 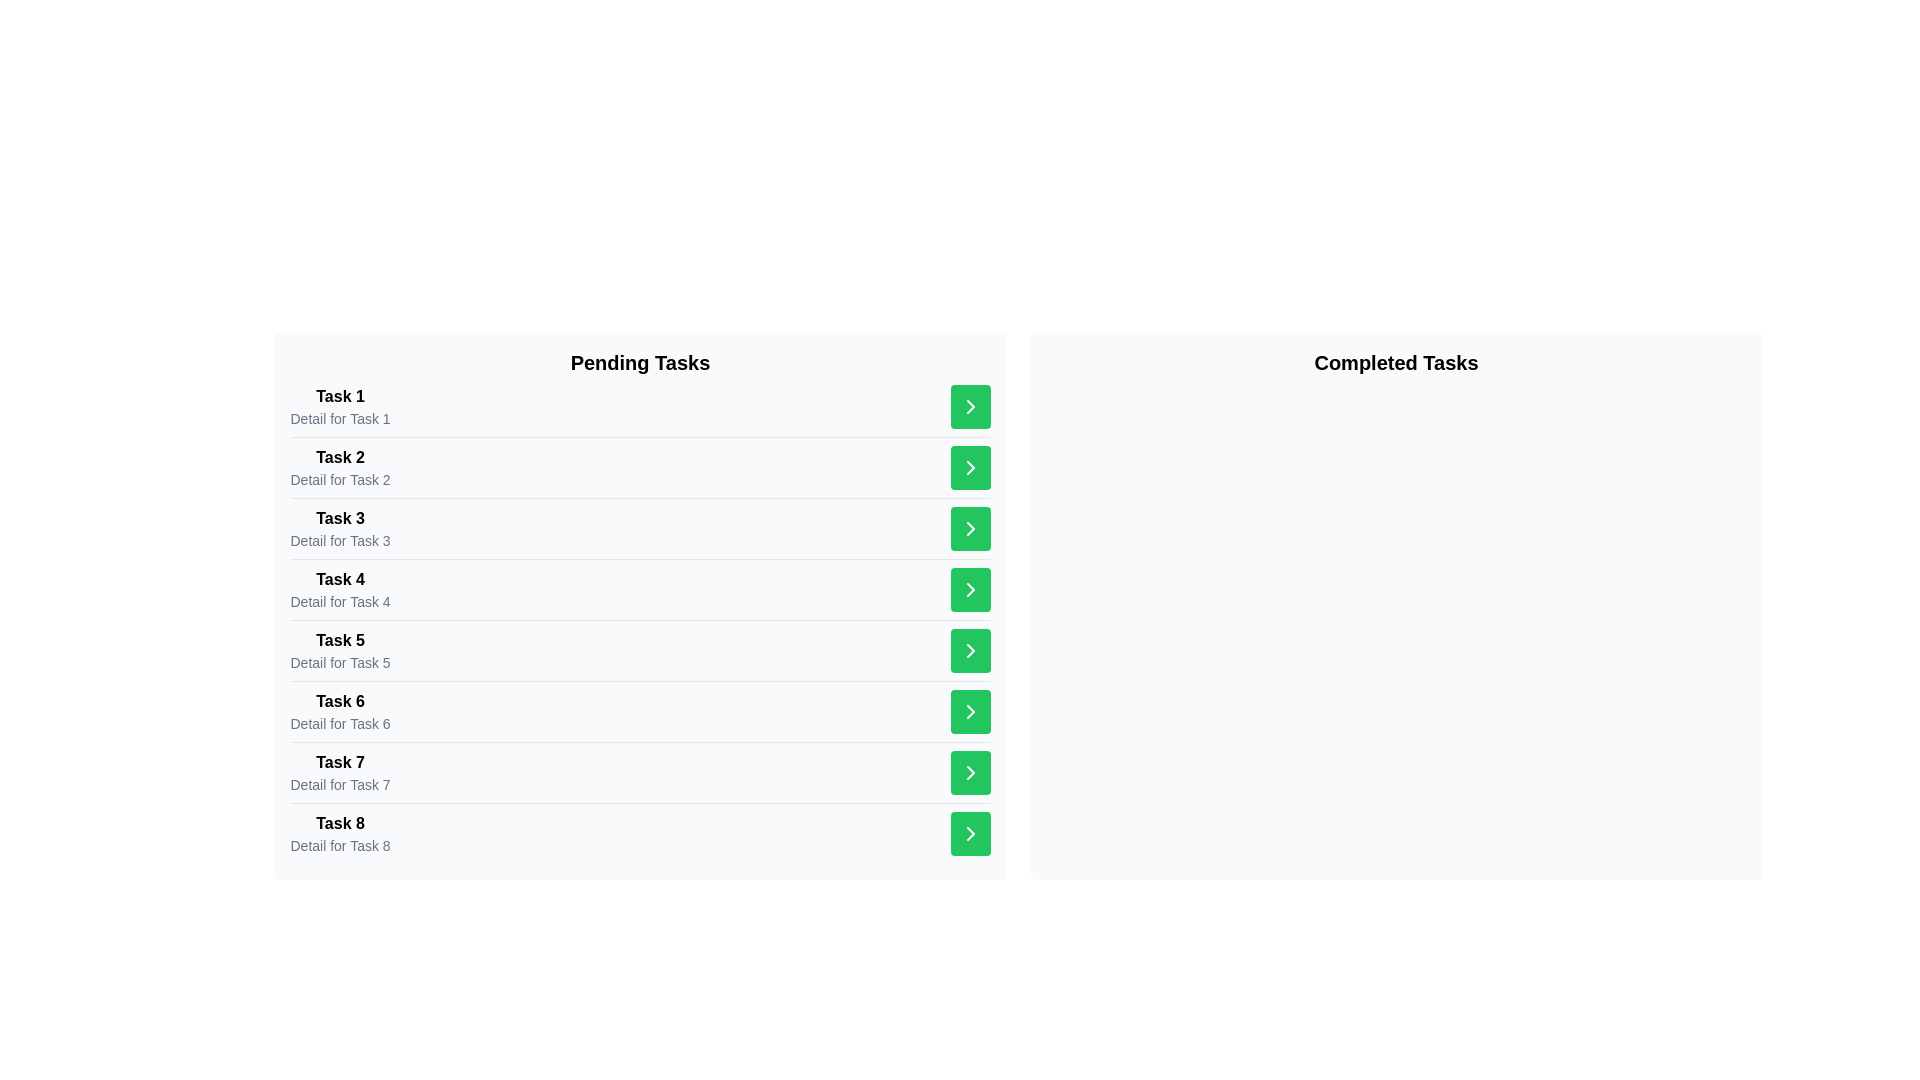 I want to click on the 'Task 8' text element located at the top of the 'Pending Tasks' section, which is characterized by bold and larger typography, so click(x=340, y=824).